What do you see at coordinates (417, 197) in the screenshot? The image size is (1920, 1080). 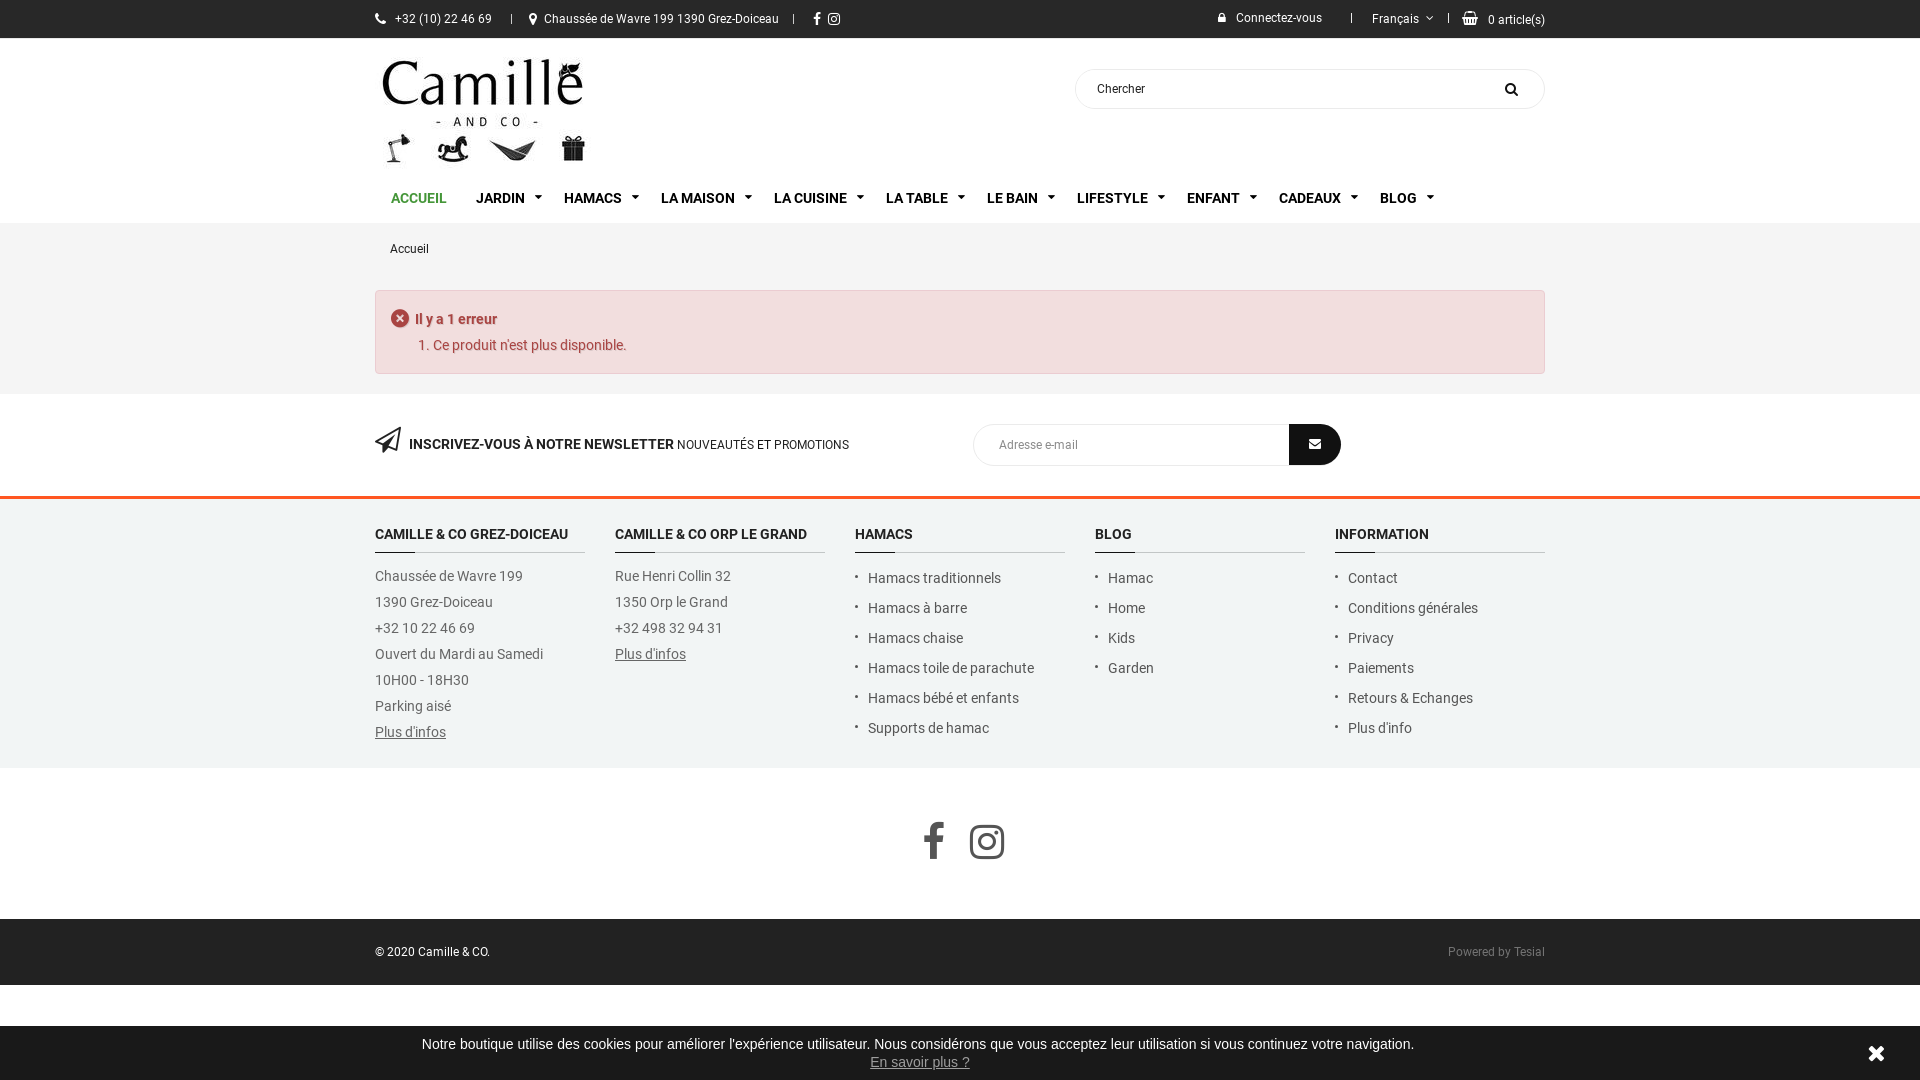 I see `'ACCUEIL'` at bounding box center [417, 197].